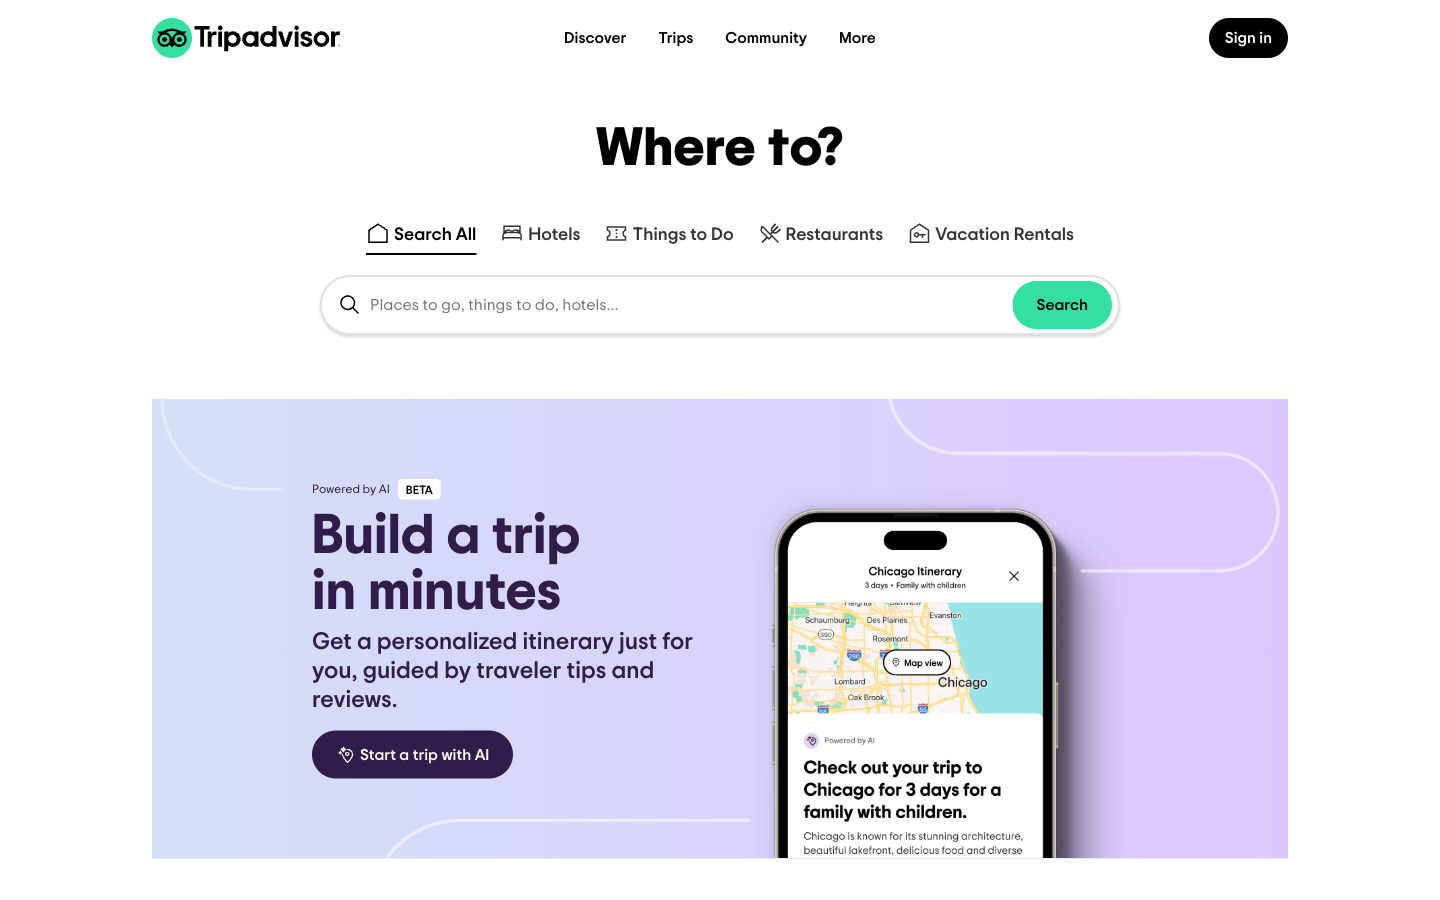 This screenshot has height=900, width=1440. Describe the element at coordinates (820, 226) in the screenshot. I see `Identify dining places located in Pittsburgh` at that location.